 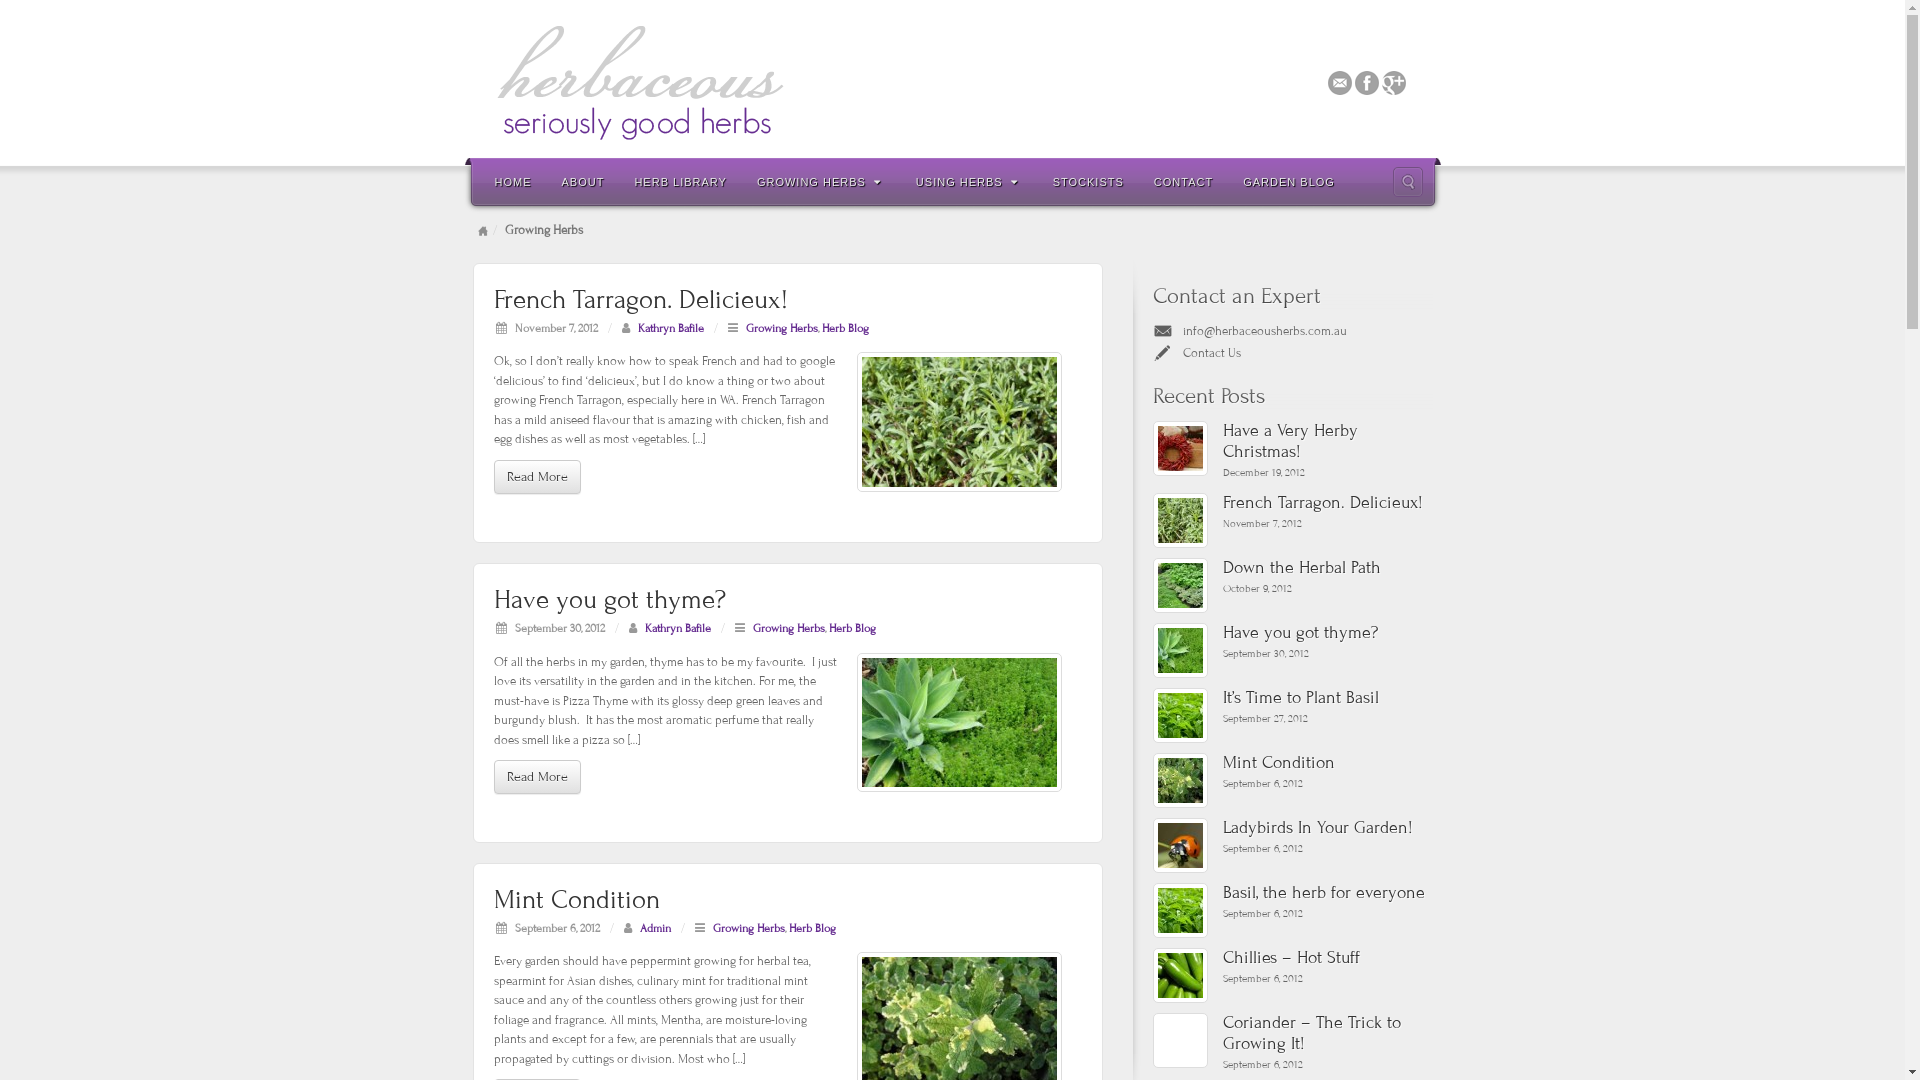 What do you see at coordinates (581, 181) in the screenshot?
I see `'ABOUT'` at bounding box center [581, 181].